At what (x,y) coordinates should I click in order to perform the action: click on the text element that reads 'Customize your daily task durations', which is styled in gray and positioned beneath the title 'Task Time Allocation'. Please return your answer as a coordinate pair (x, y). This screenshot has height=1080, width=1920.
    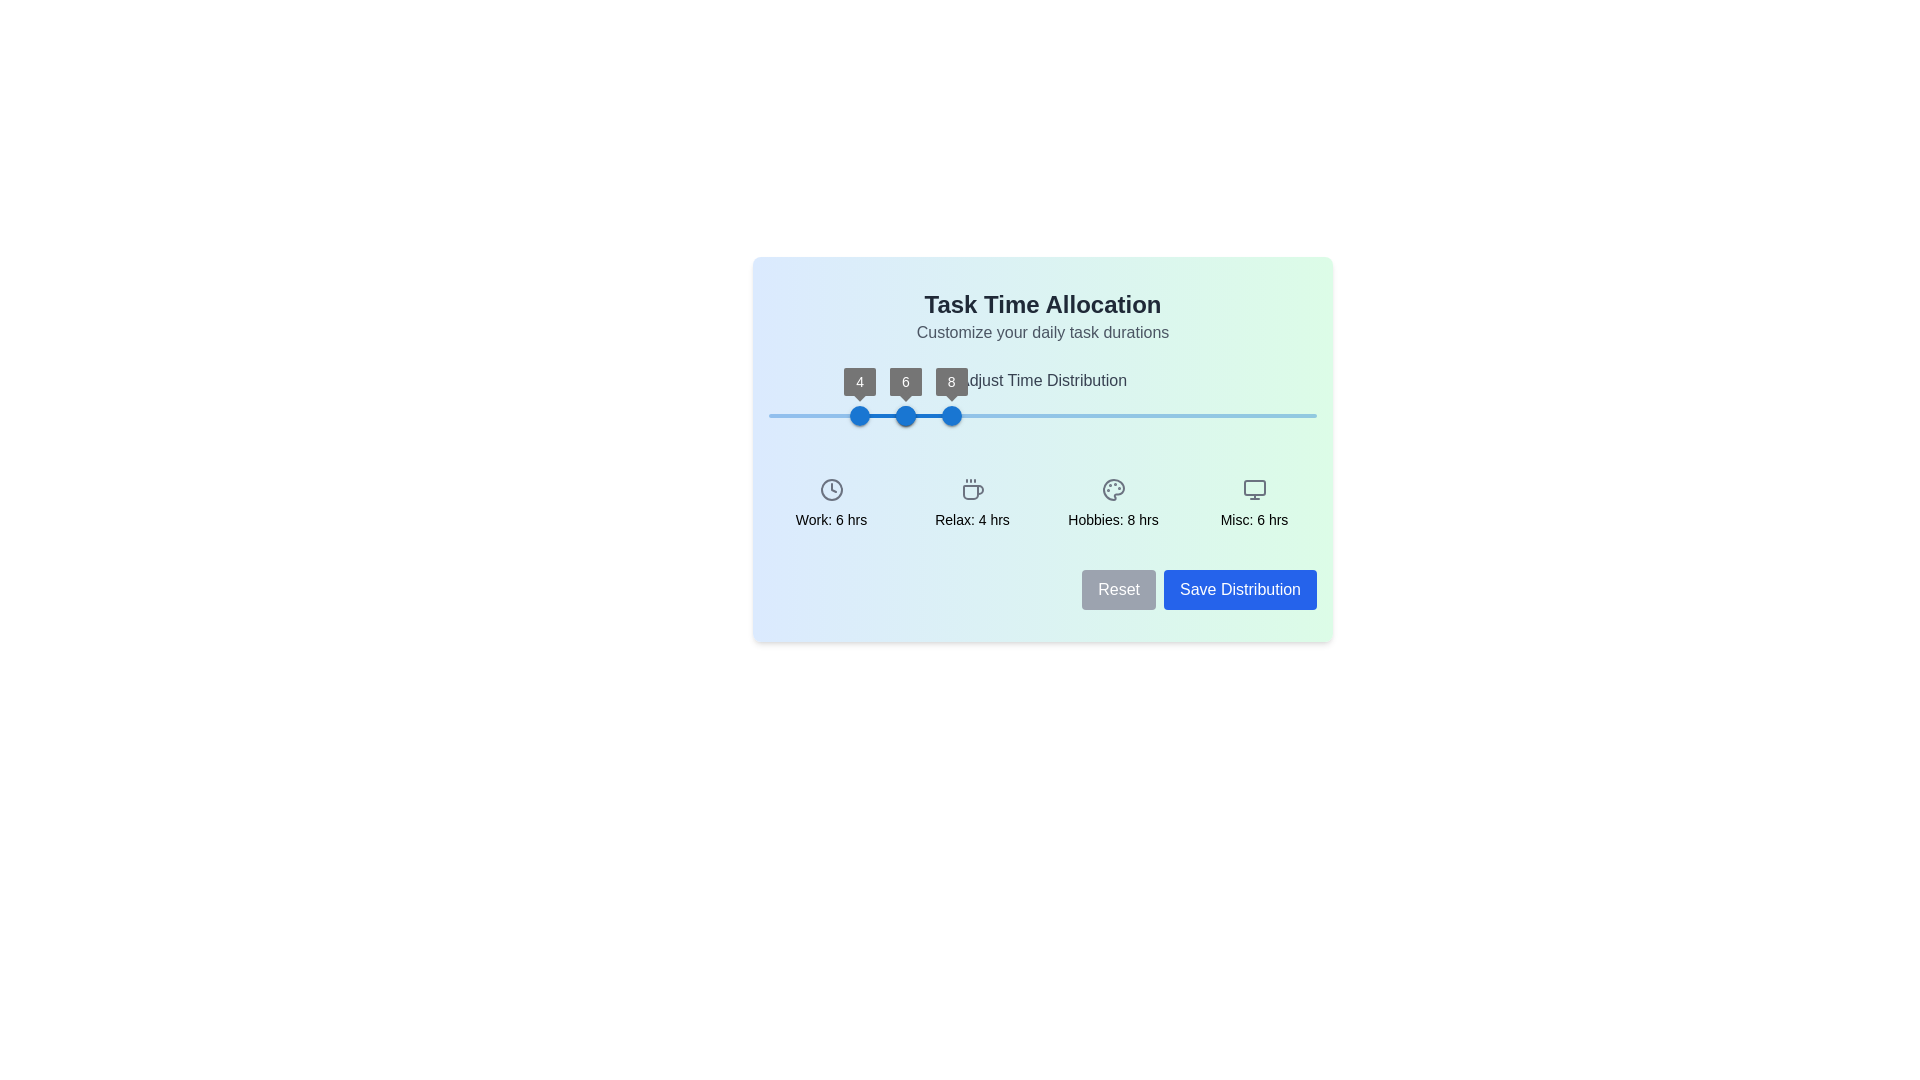
    Looking at the image, I should click on (1041, 331).